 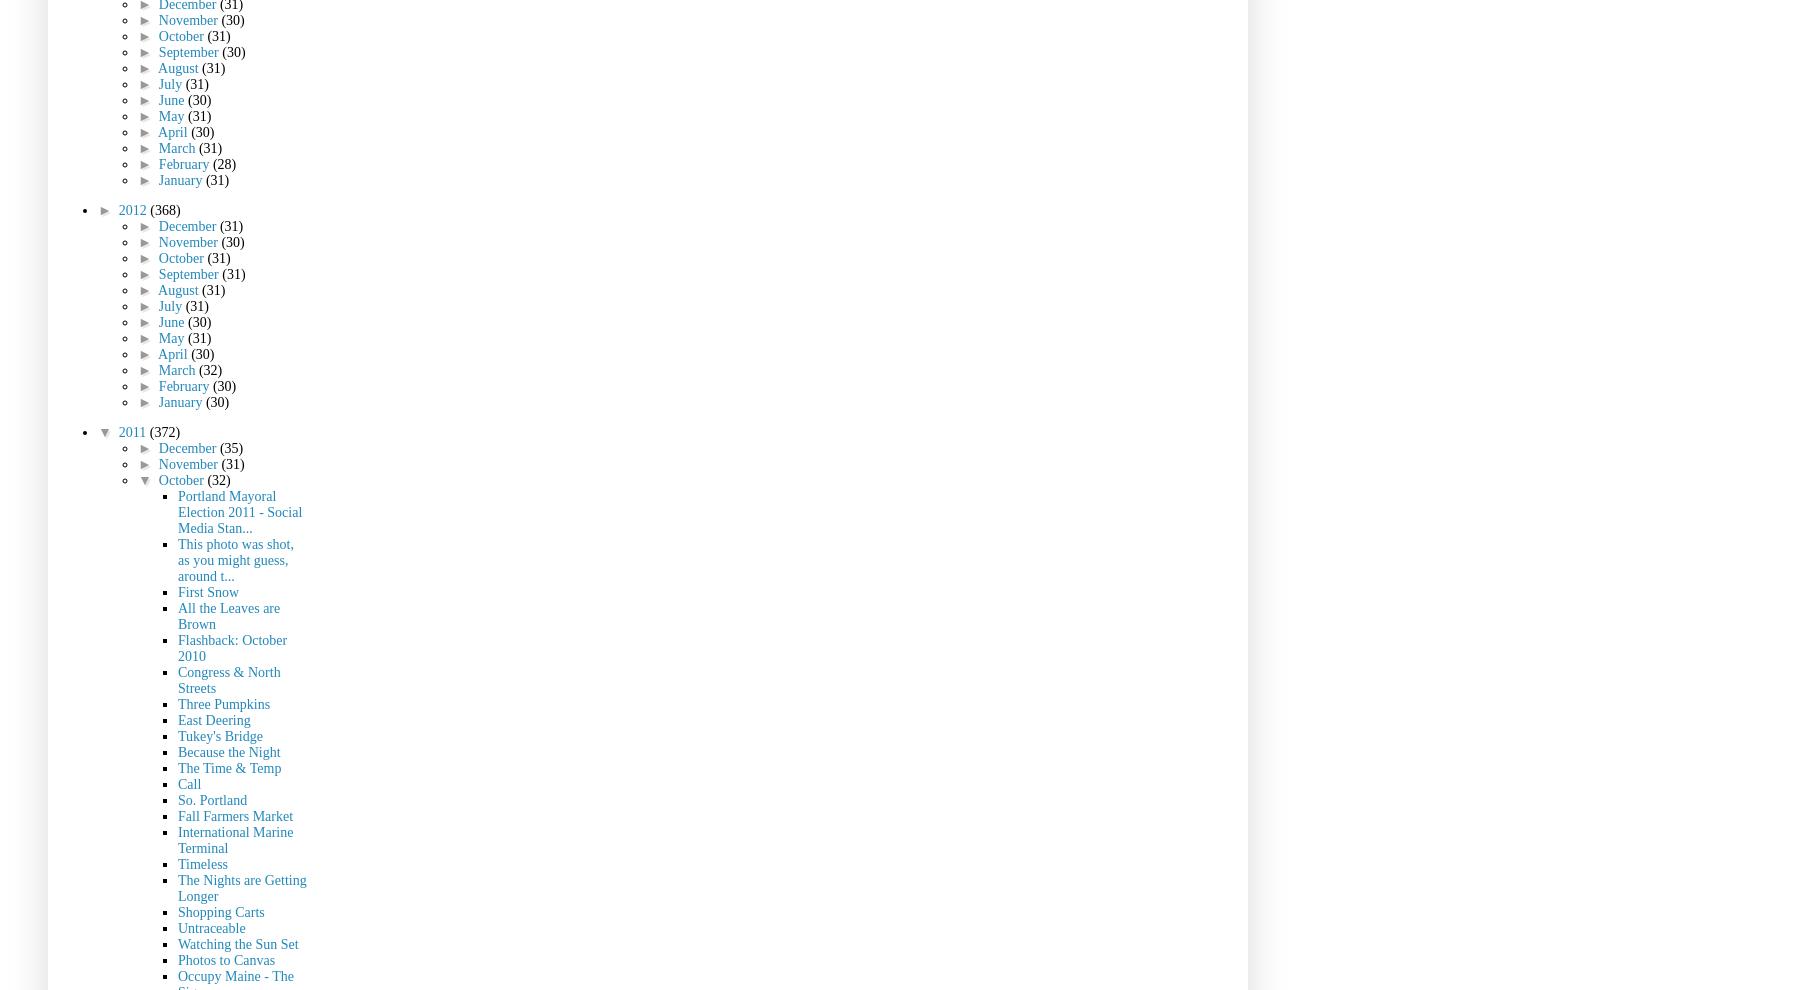 I want to click on 'Shopping Carts', so click(x=220, y=910).